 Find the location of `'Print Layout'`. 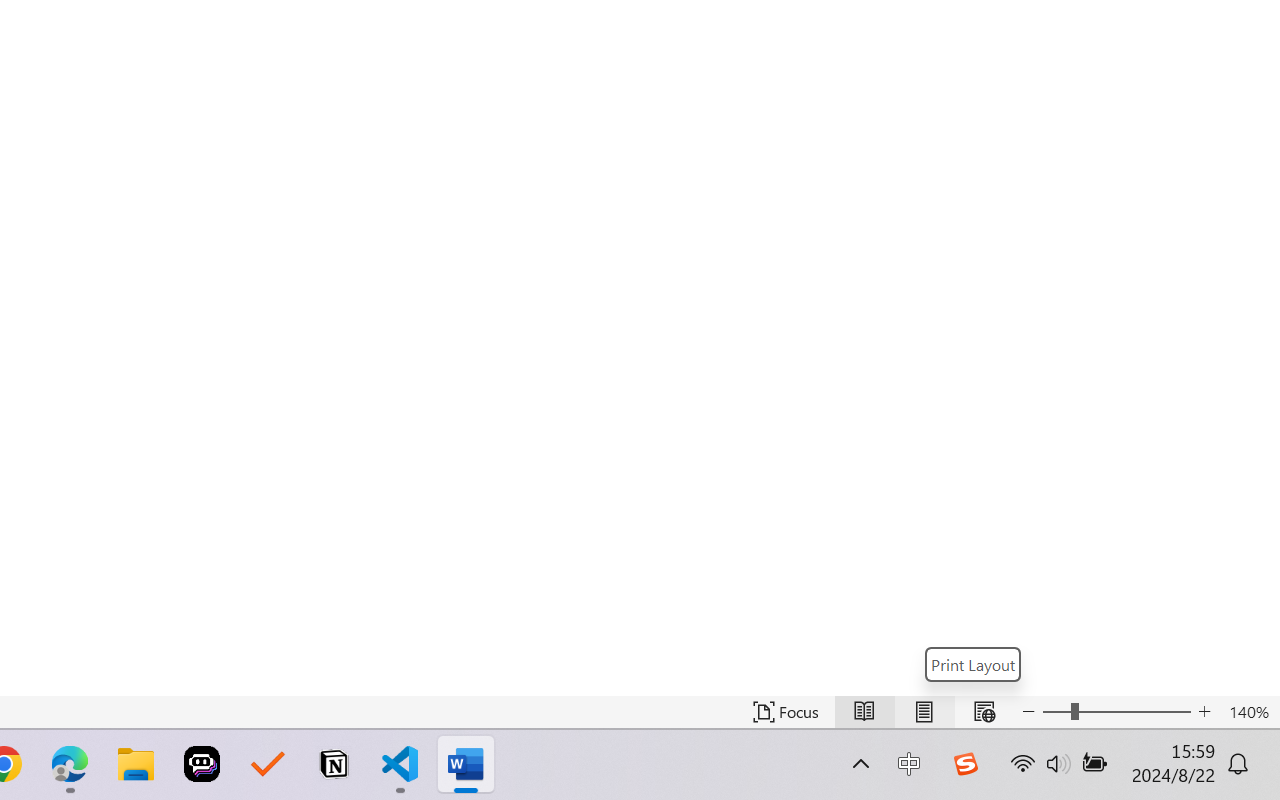

'Print Layout' is located at coordinates (973, 663).